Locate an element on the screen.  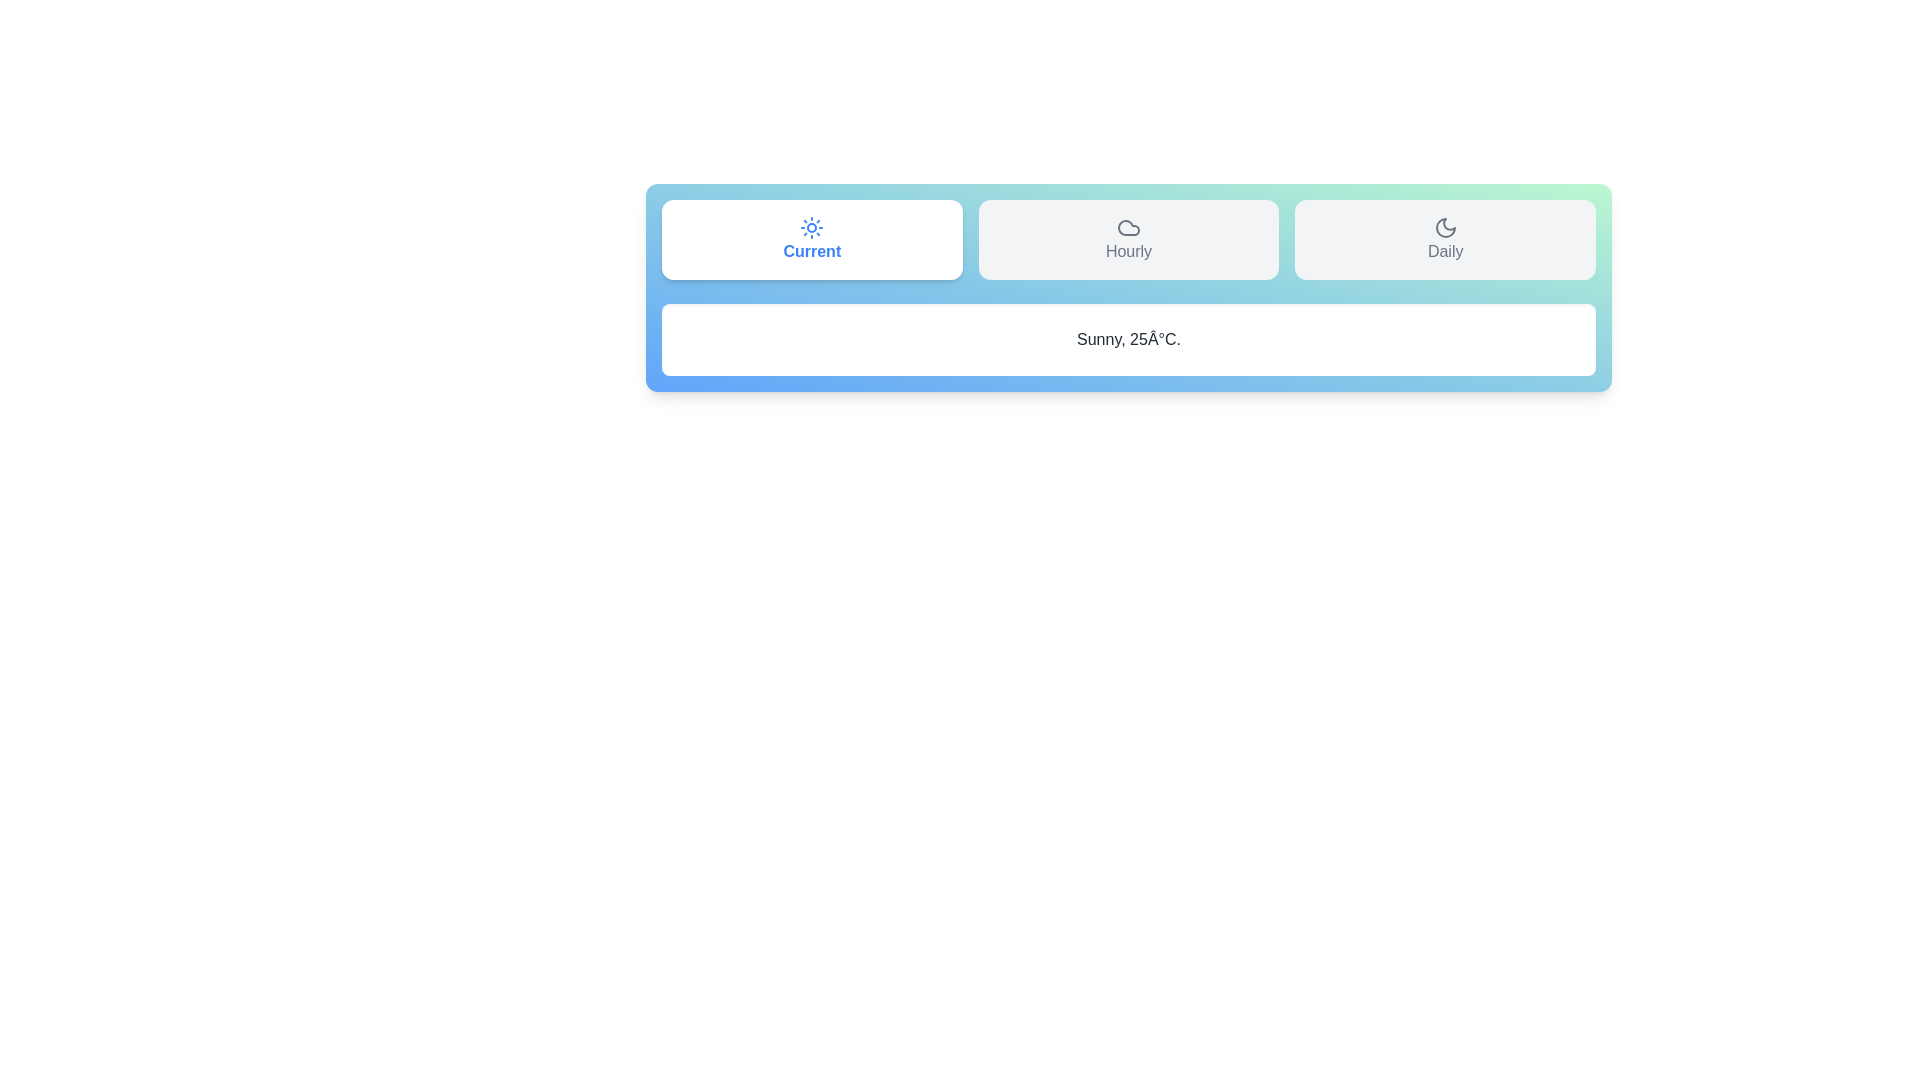
the Hourly tab to view its content is located at coordinates (1128, 238).